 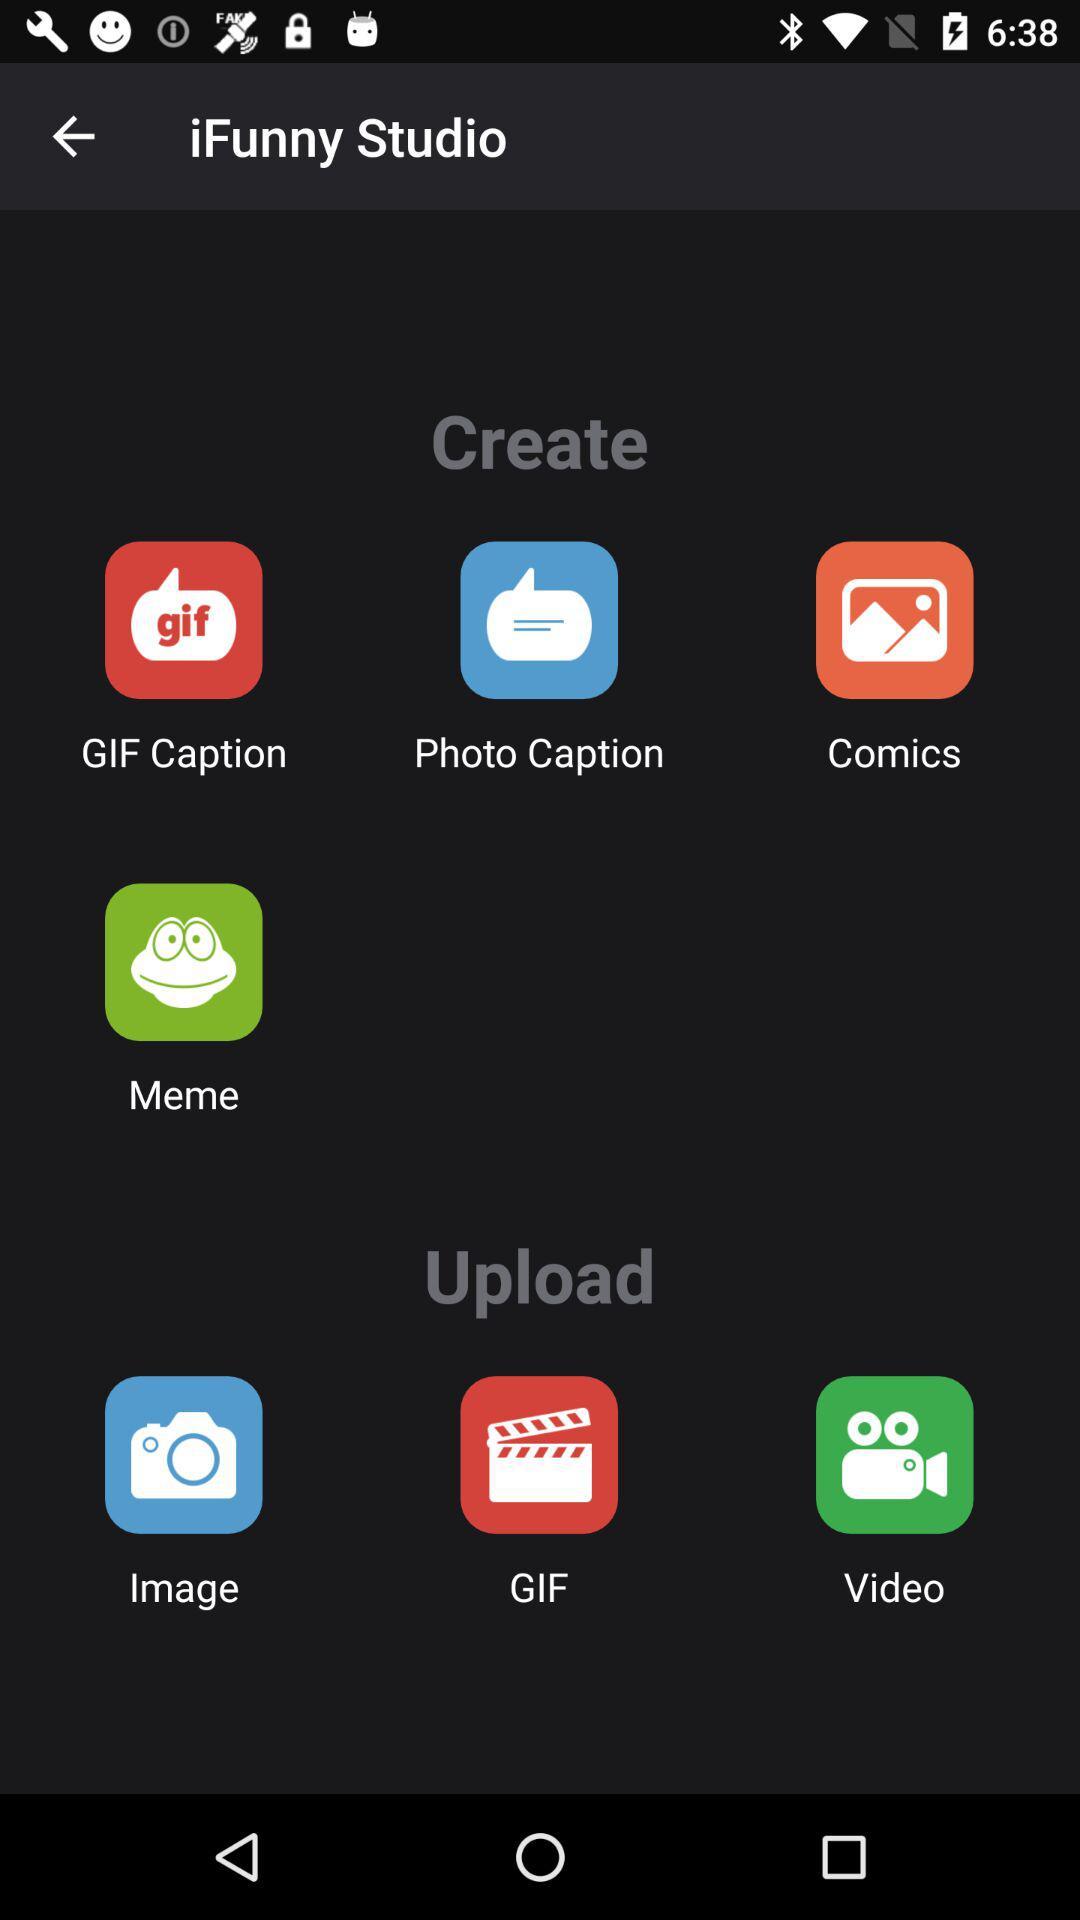 What do you see at coordinates (183, 619) in the screenshot?
I see `in this section you can easily make gitfs` at bounding box center [183, 619].